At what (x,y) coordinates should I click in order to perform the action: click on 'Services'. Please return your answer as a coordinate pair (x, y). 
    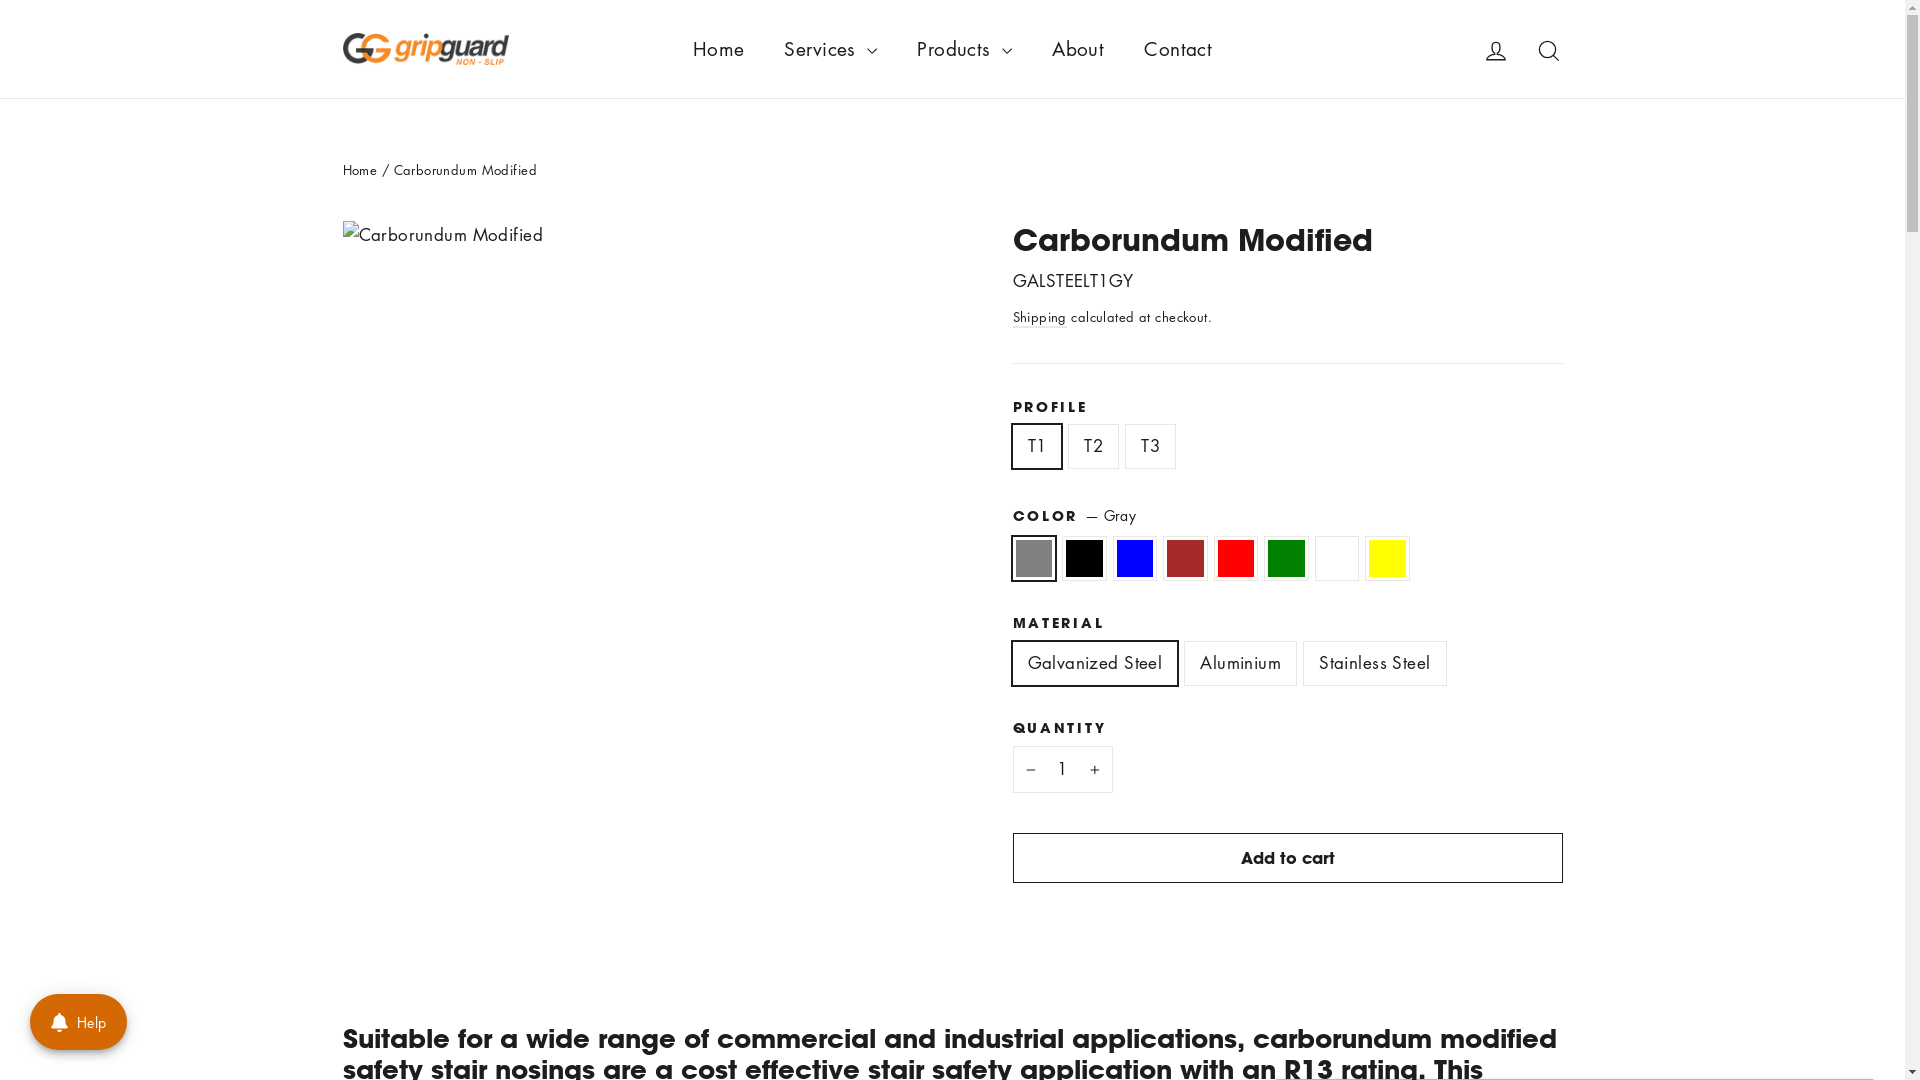
    Looking at the image, I should click on (830, 48).